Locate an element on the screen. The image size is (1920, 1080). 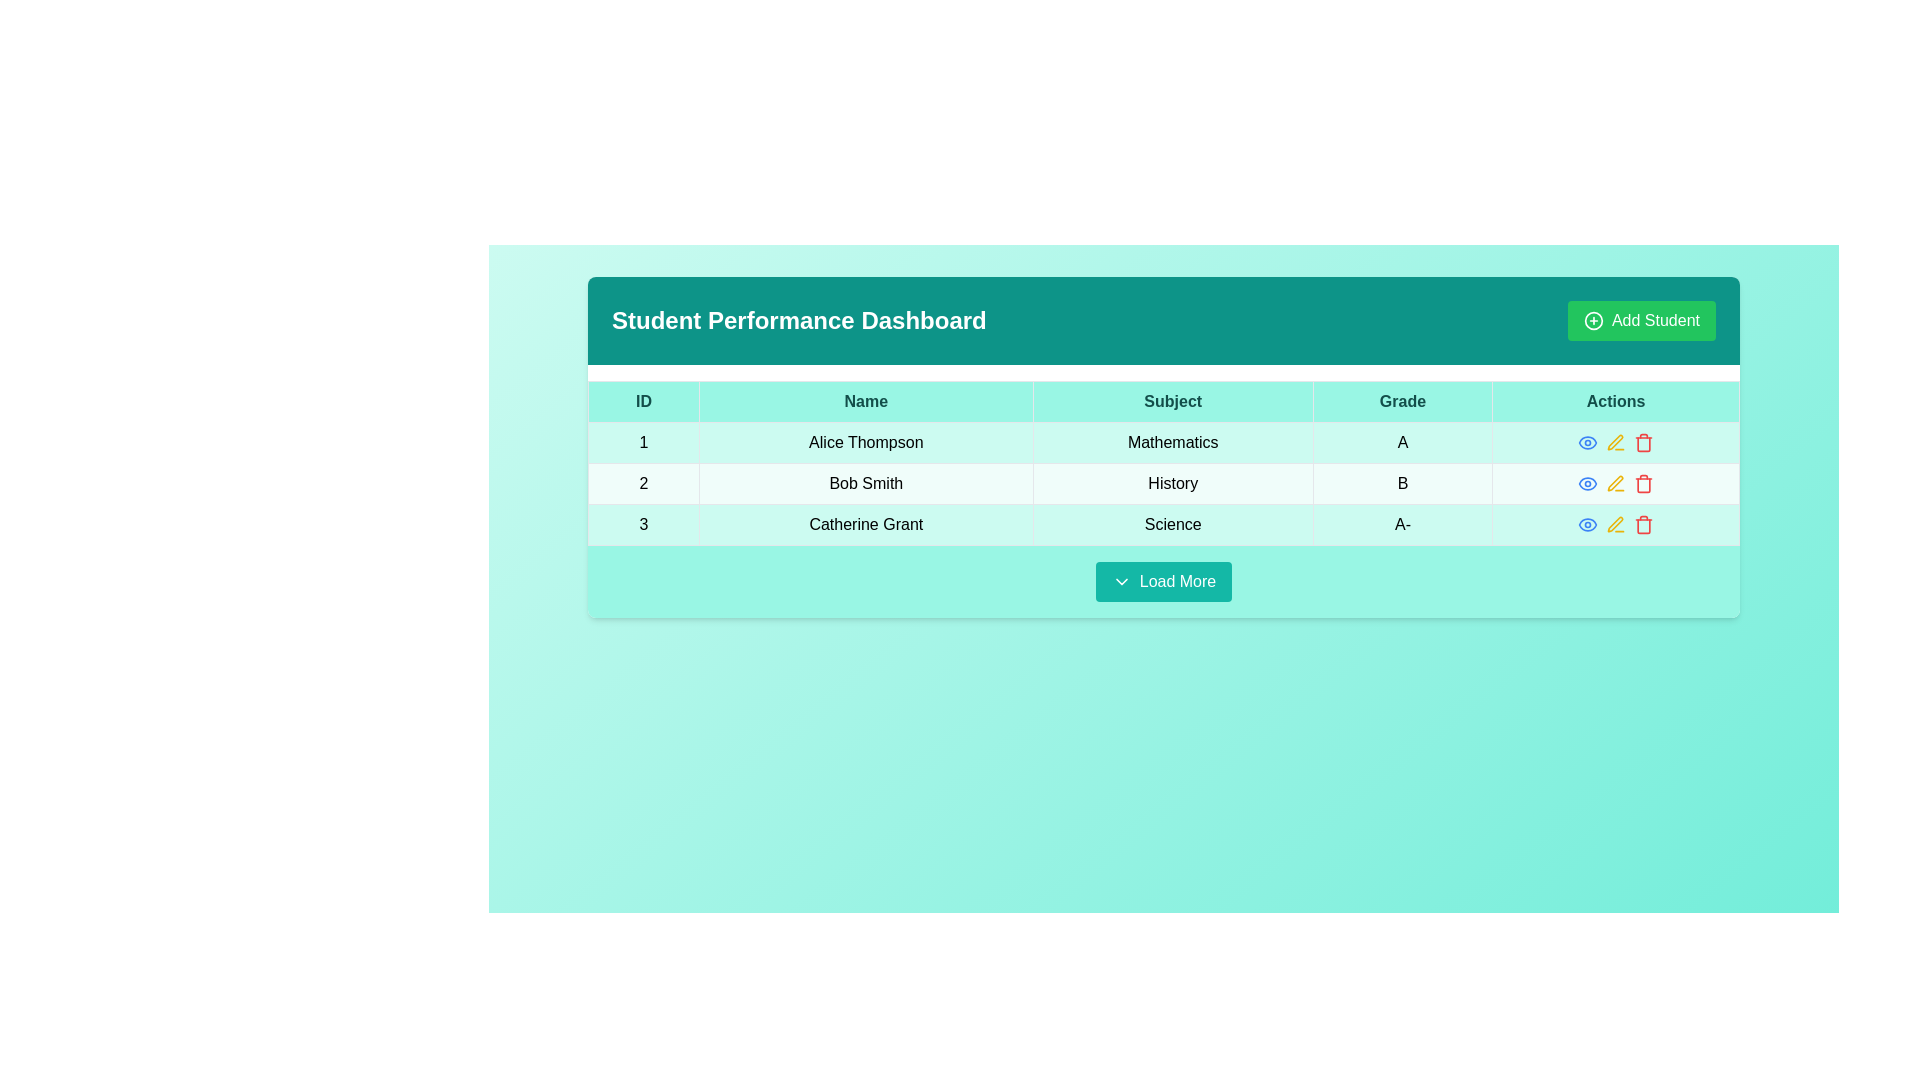
the table cell displaying the ID for 'Bob Smith', located in the second row under the 'ID' column is located at coordinates (643, 483).